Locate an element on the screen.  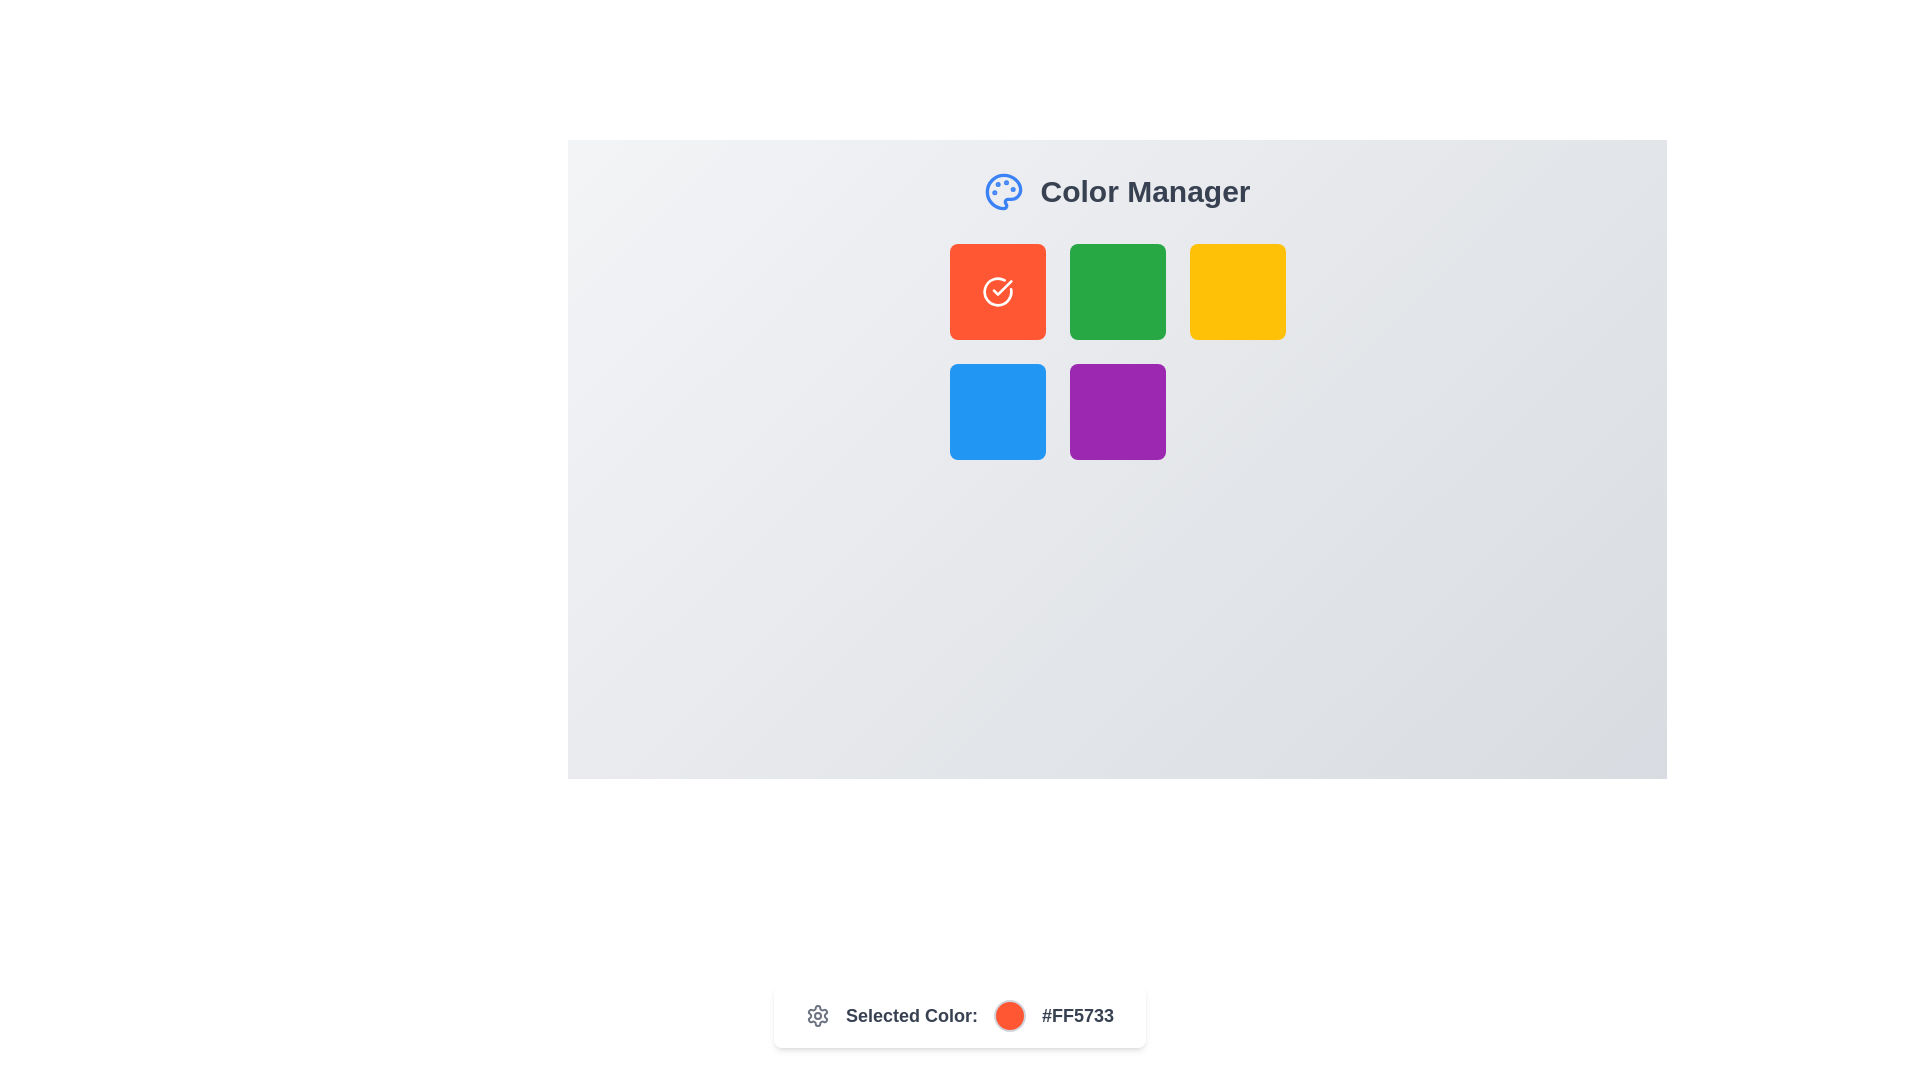
the gear outline within the settings icon represented as a vector graphic in the SVG element, located at the top-right corner of the interface is located at coordinates (817, 1015).